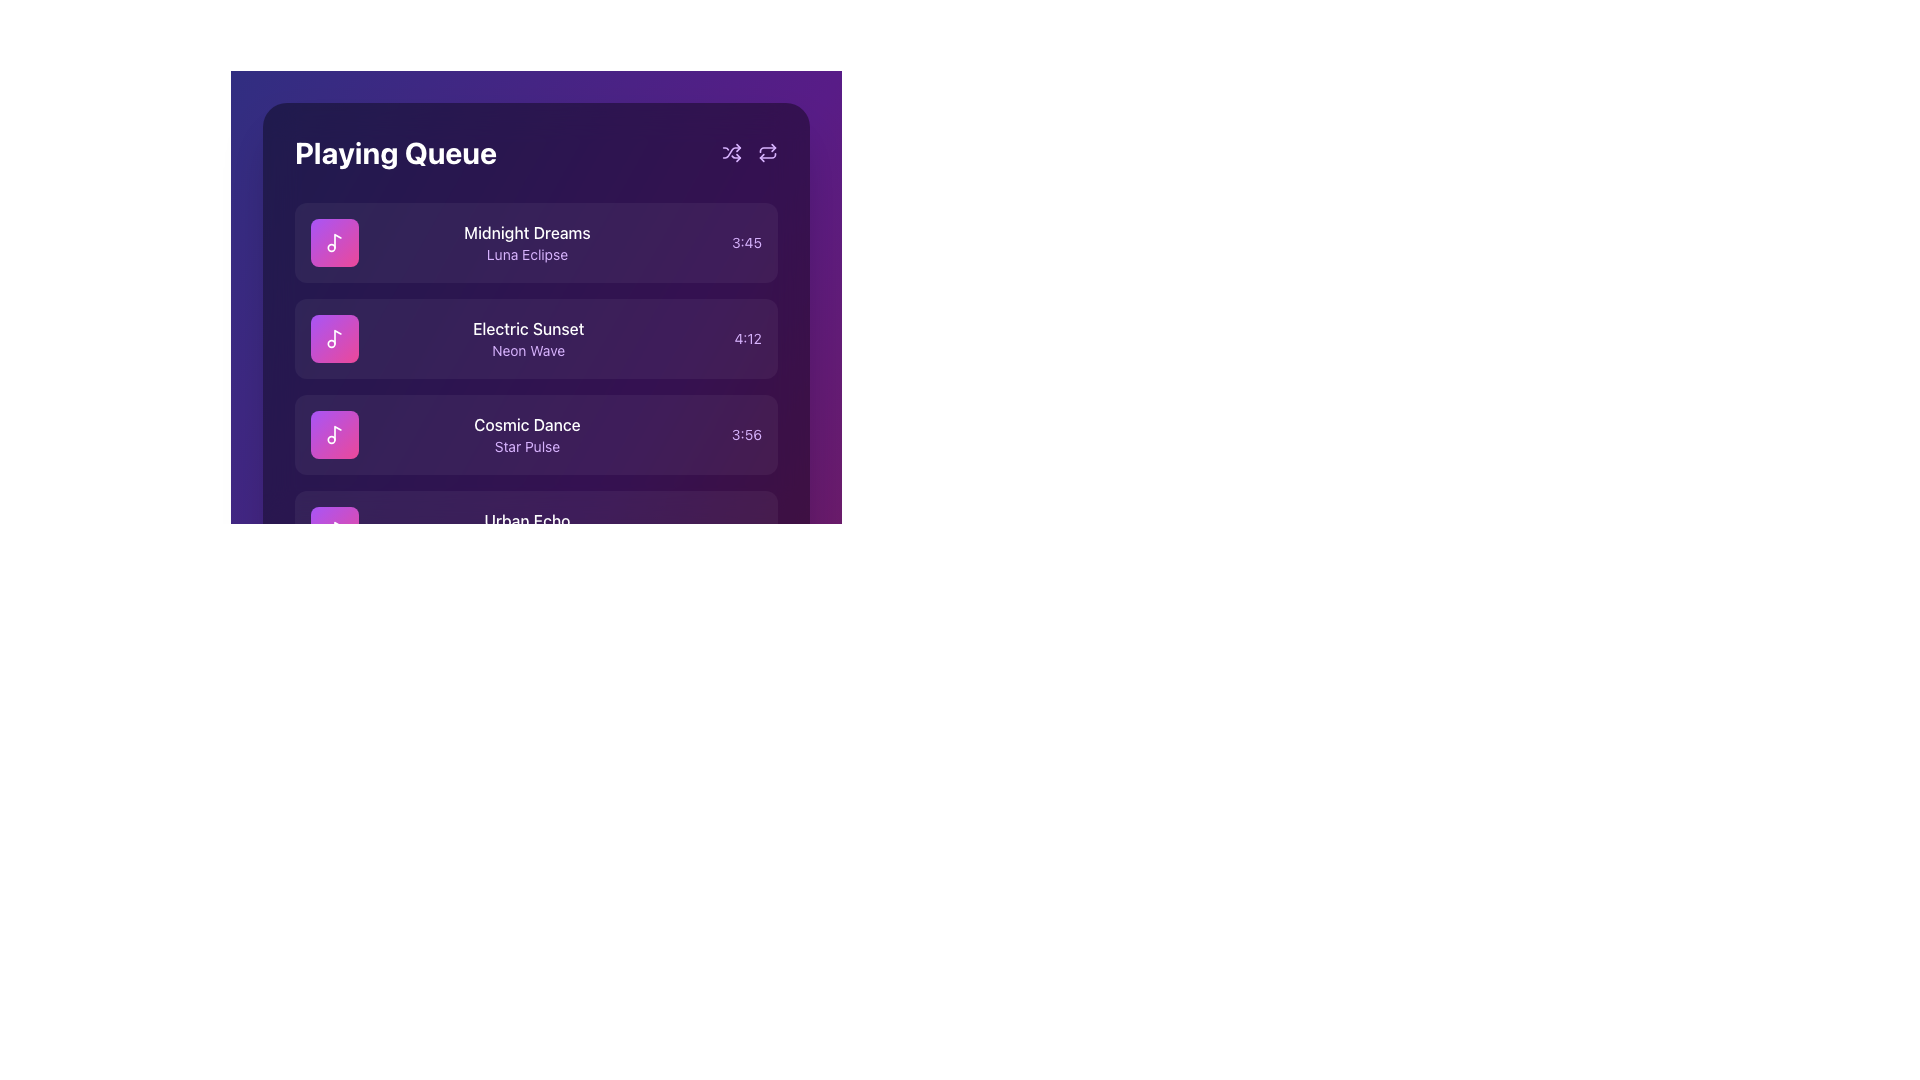 The height and width of the screenshot is (1080, 1920). I want to click on the music note icon within the pink square of the third card in the 'Playing Queue' interface, which visually represents the music track, so click(337, 432).